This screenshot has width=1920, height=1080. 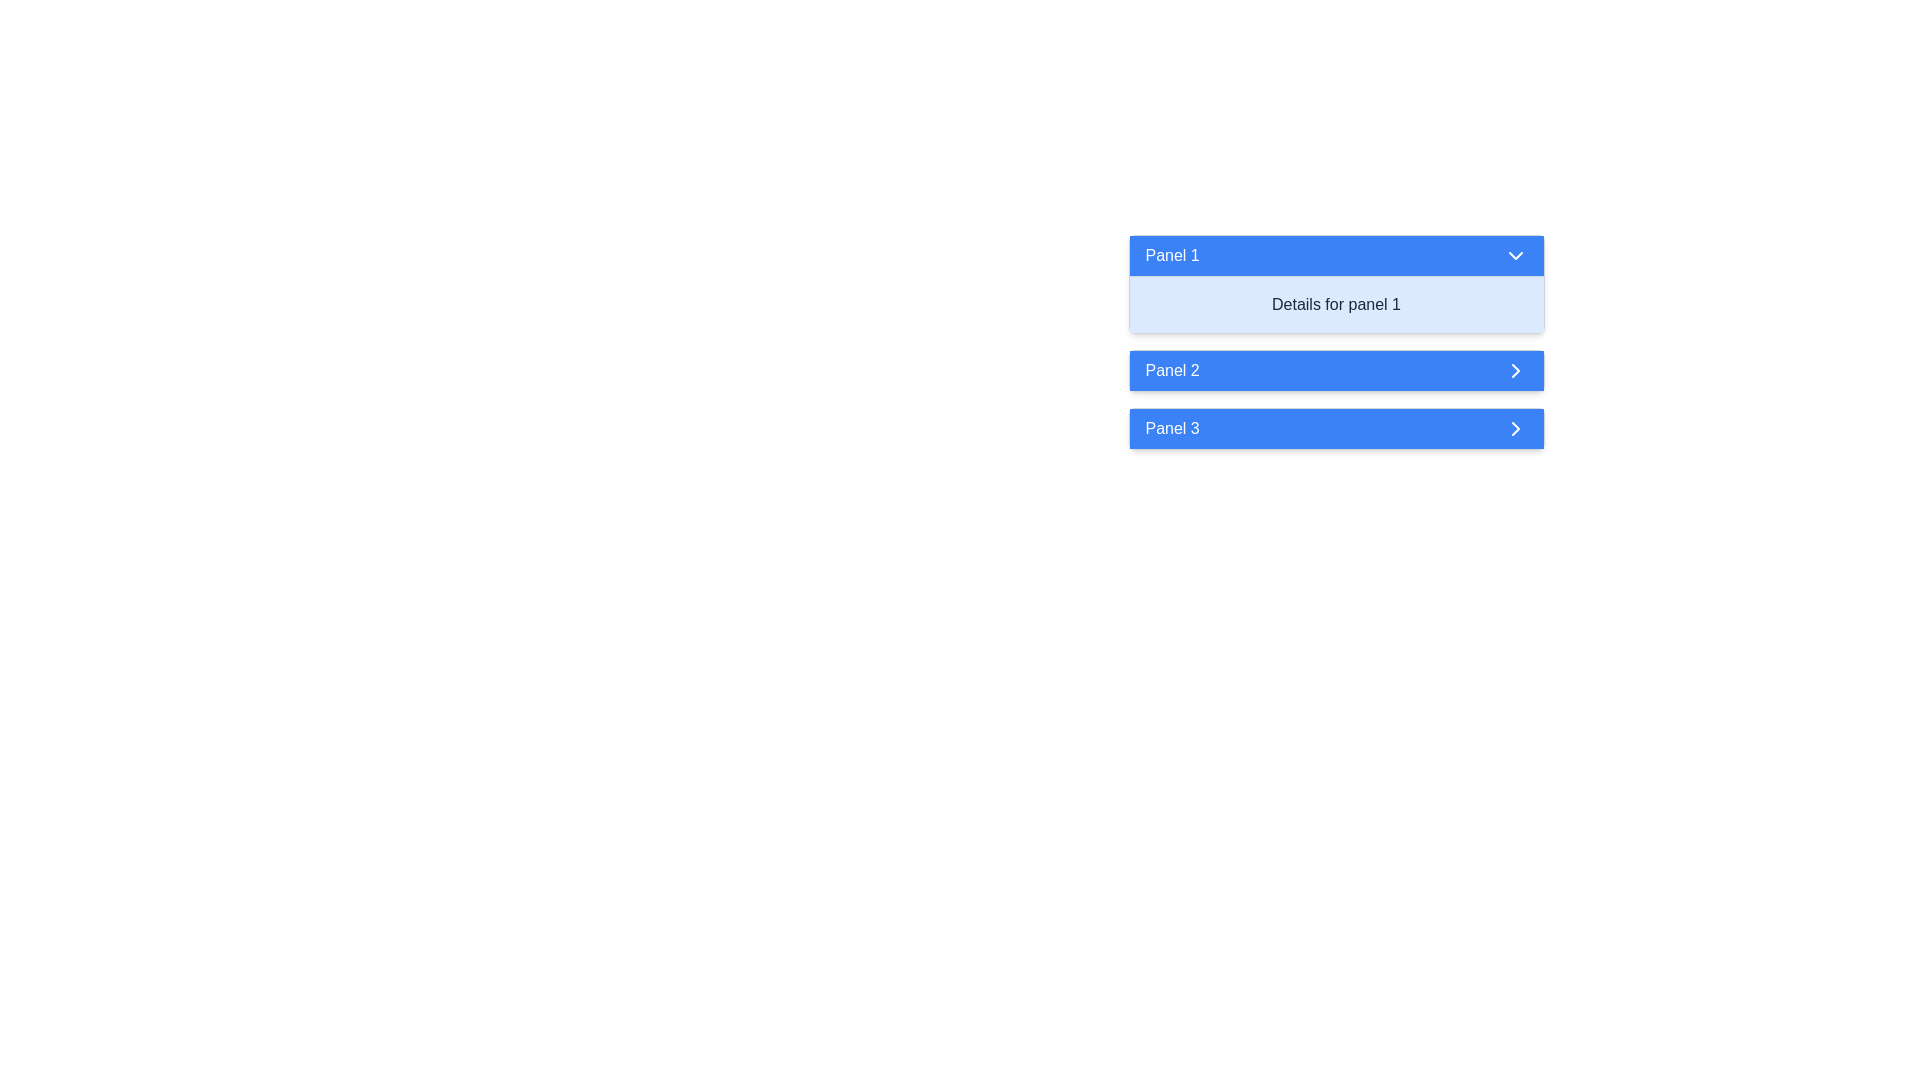 What do you see at coordinates (1336, 427) in the screenshot?
I see `the navigational button labeled 'Panel 3'` at bounding box center [1336, 427].